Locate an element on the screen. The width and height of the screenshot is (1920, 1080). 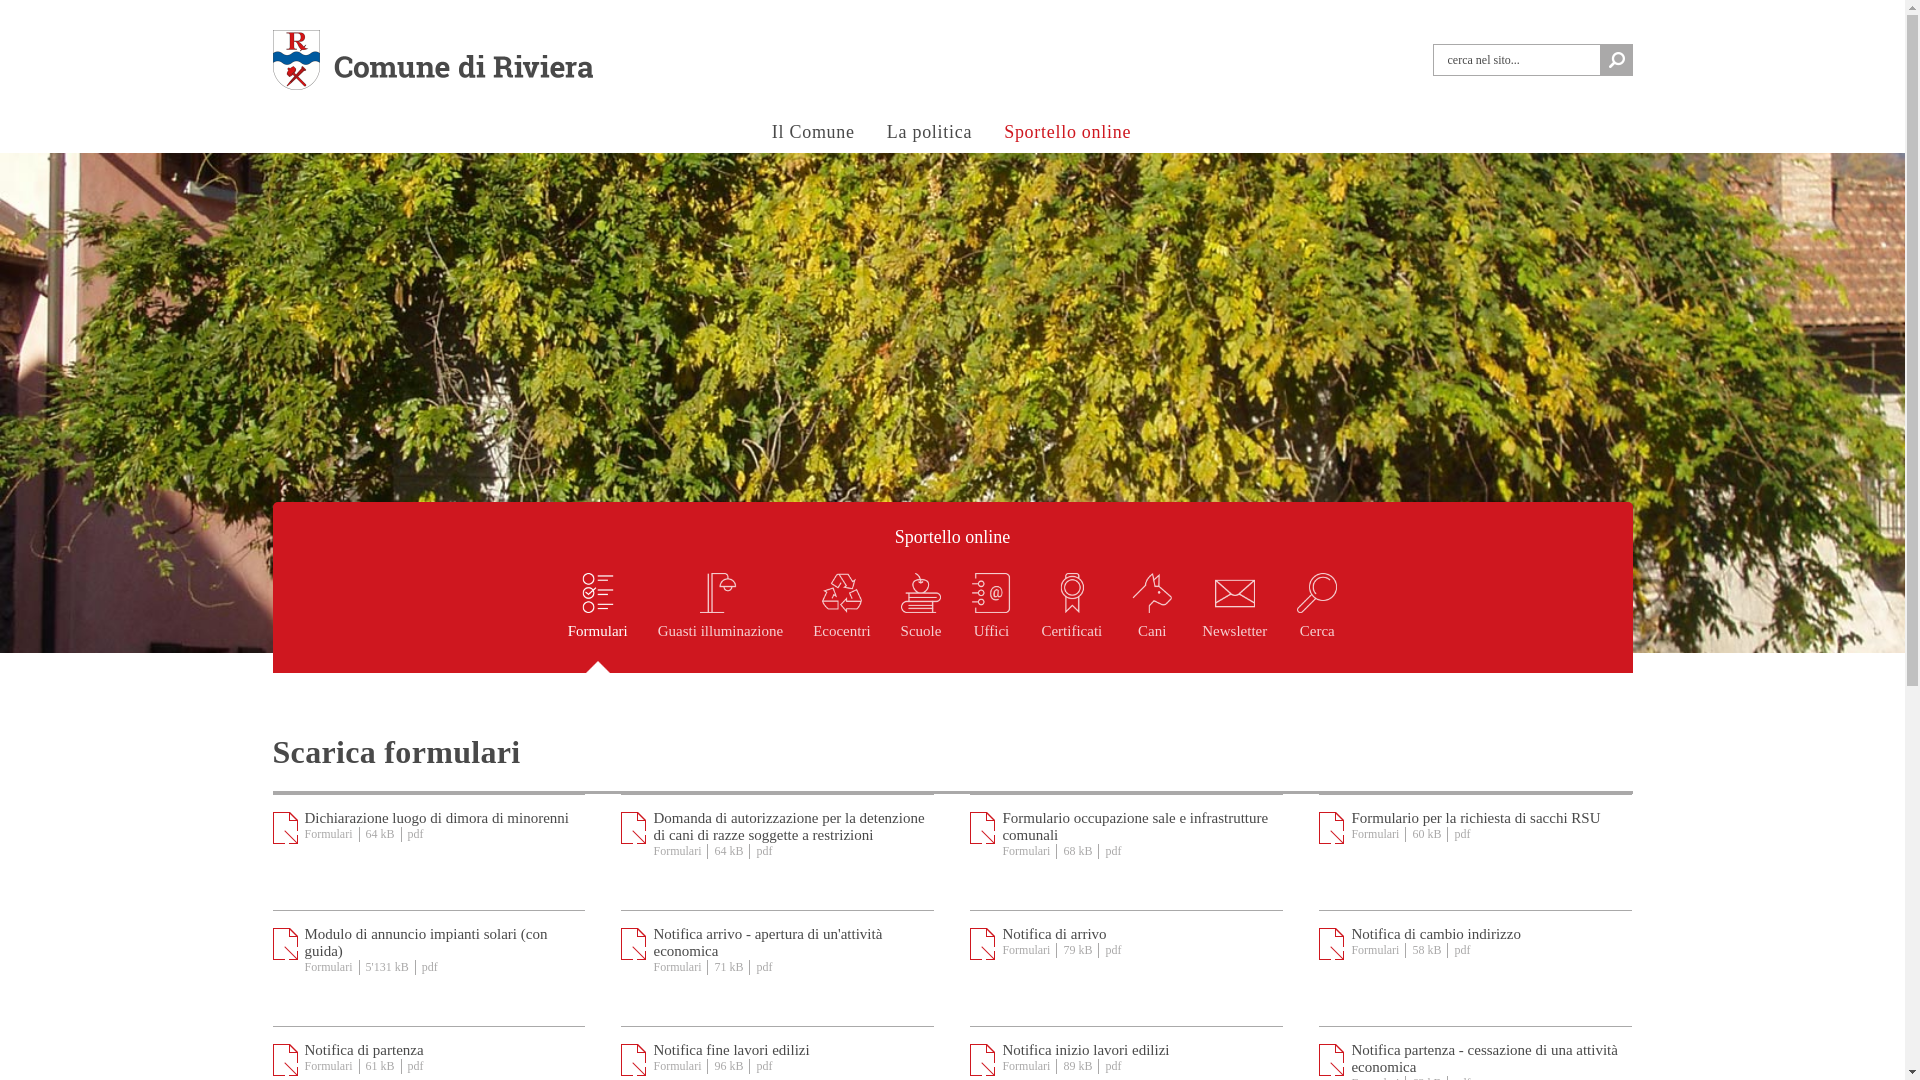
'Cani' is located at coordinates (1152, 622).